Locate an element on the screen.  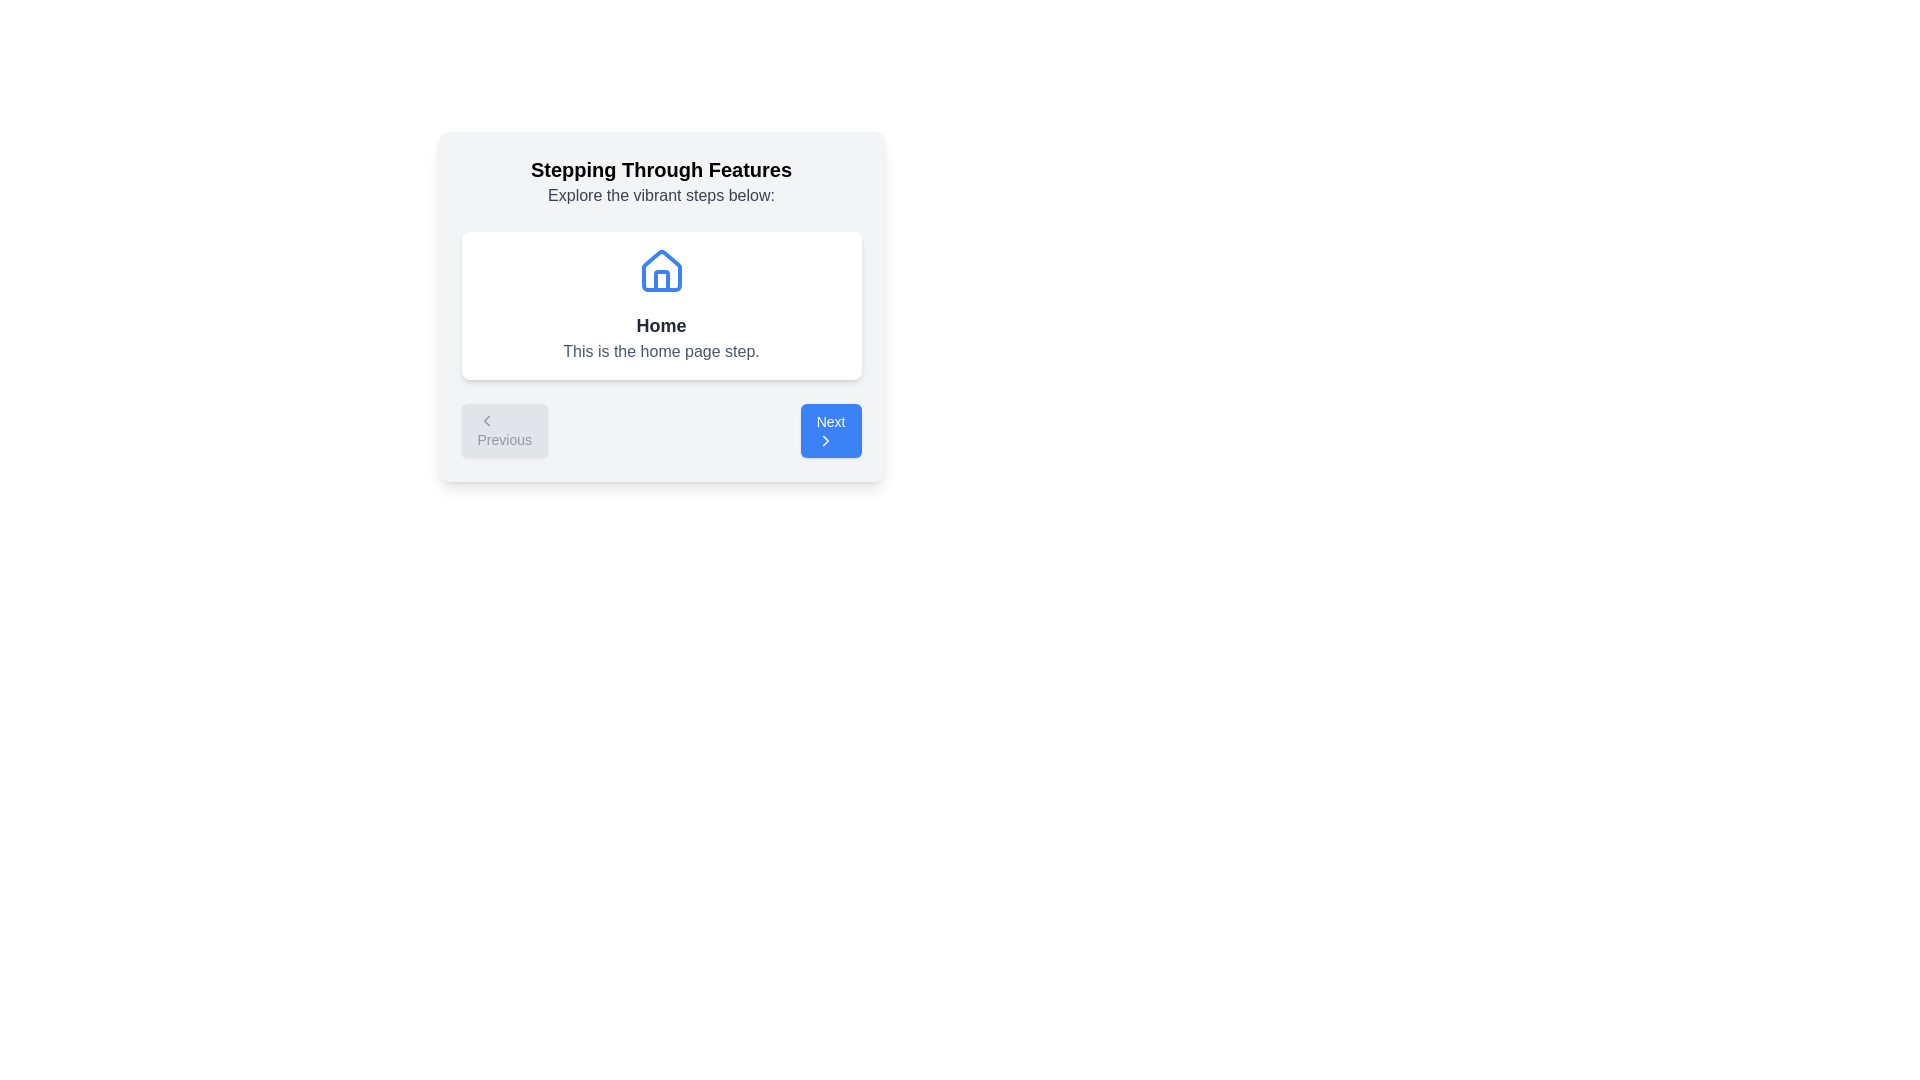
the Header with subheader text element that displays 'Stepping Through Features' and 'Explore the vibrant steps below:' located at the top section of the card component is located at coordinates (661, 181).